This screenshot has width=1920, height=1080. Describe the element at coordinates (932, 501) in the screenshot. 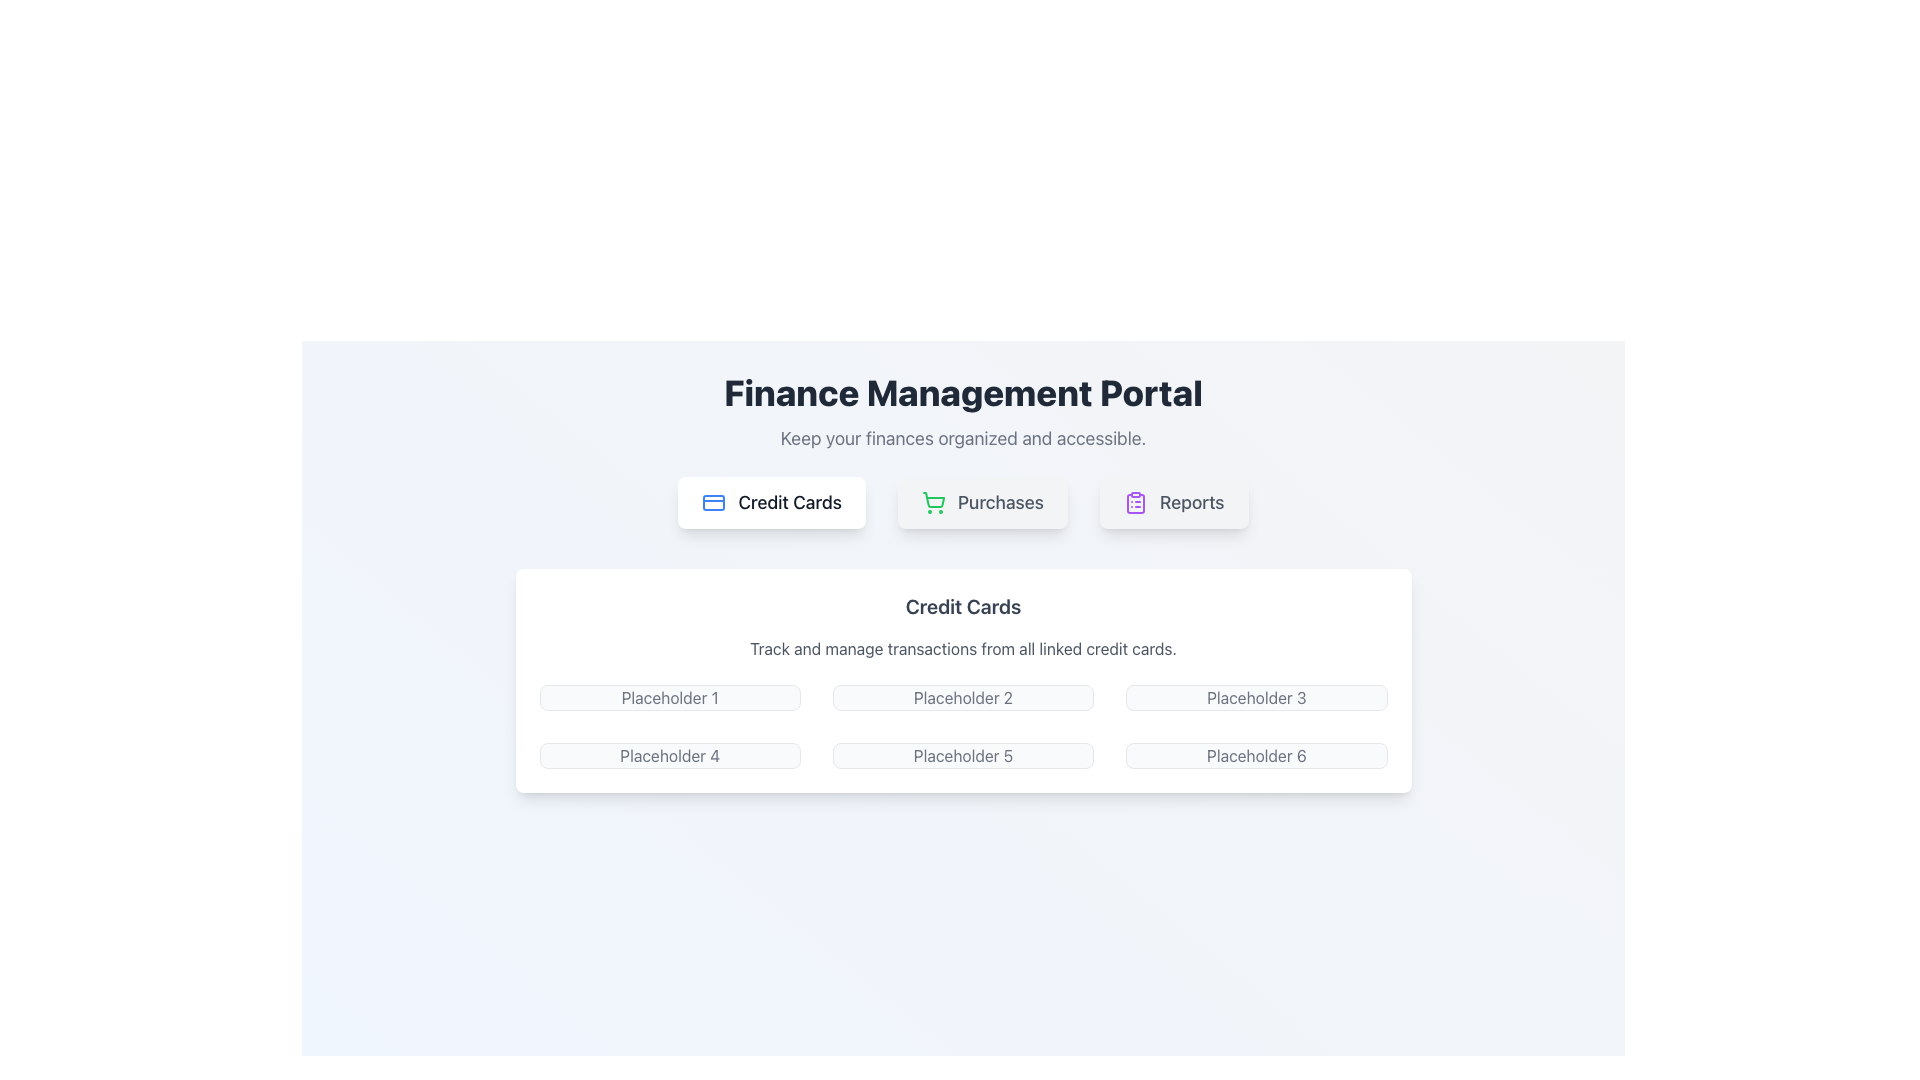

I see `the green shopping cart icon located adjacent to the 'Purchases' text within its rounded rectangular button` at that location.